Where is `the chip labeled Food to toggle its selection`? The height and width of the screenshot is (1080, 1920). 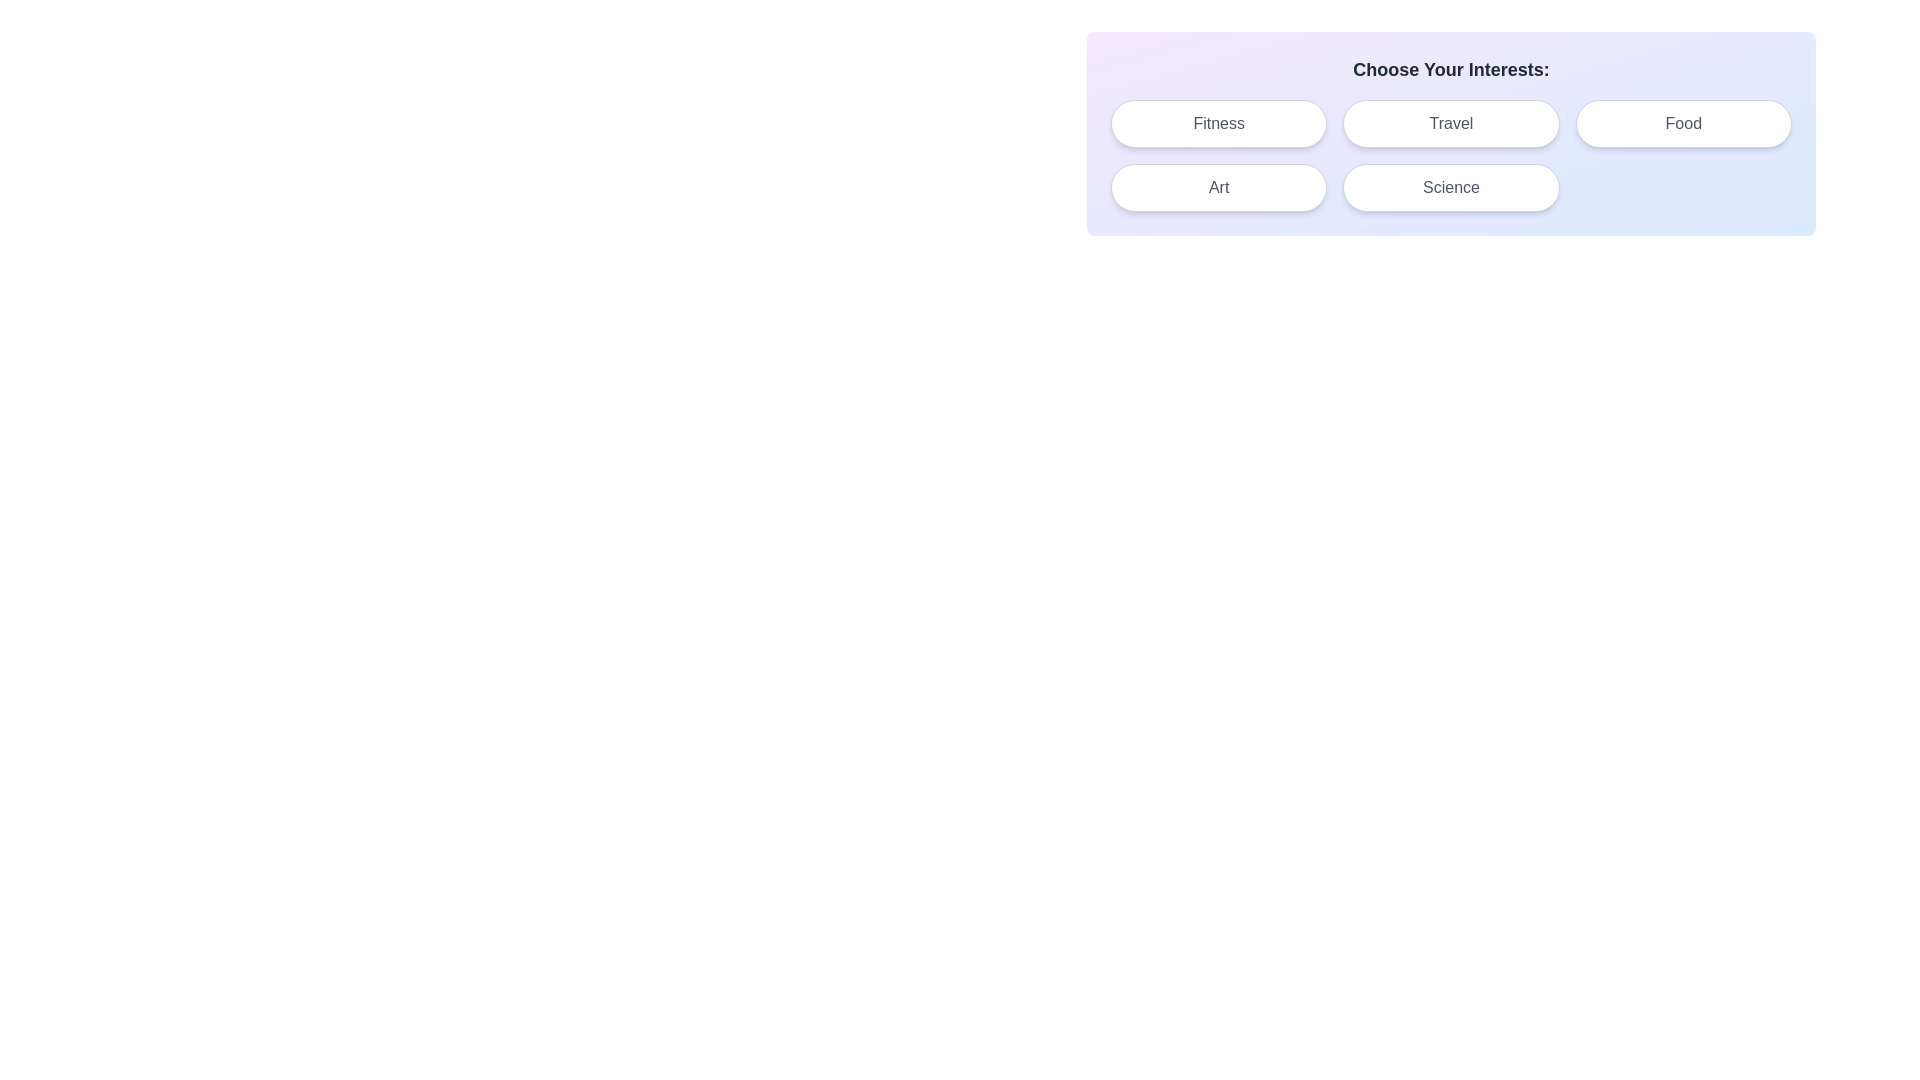 the chip labeled Food to toggle its selection is located at coordinates (1682, 123).